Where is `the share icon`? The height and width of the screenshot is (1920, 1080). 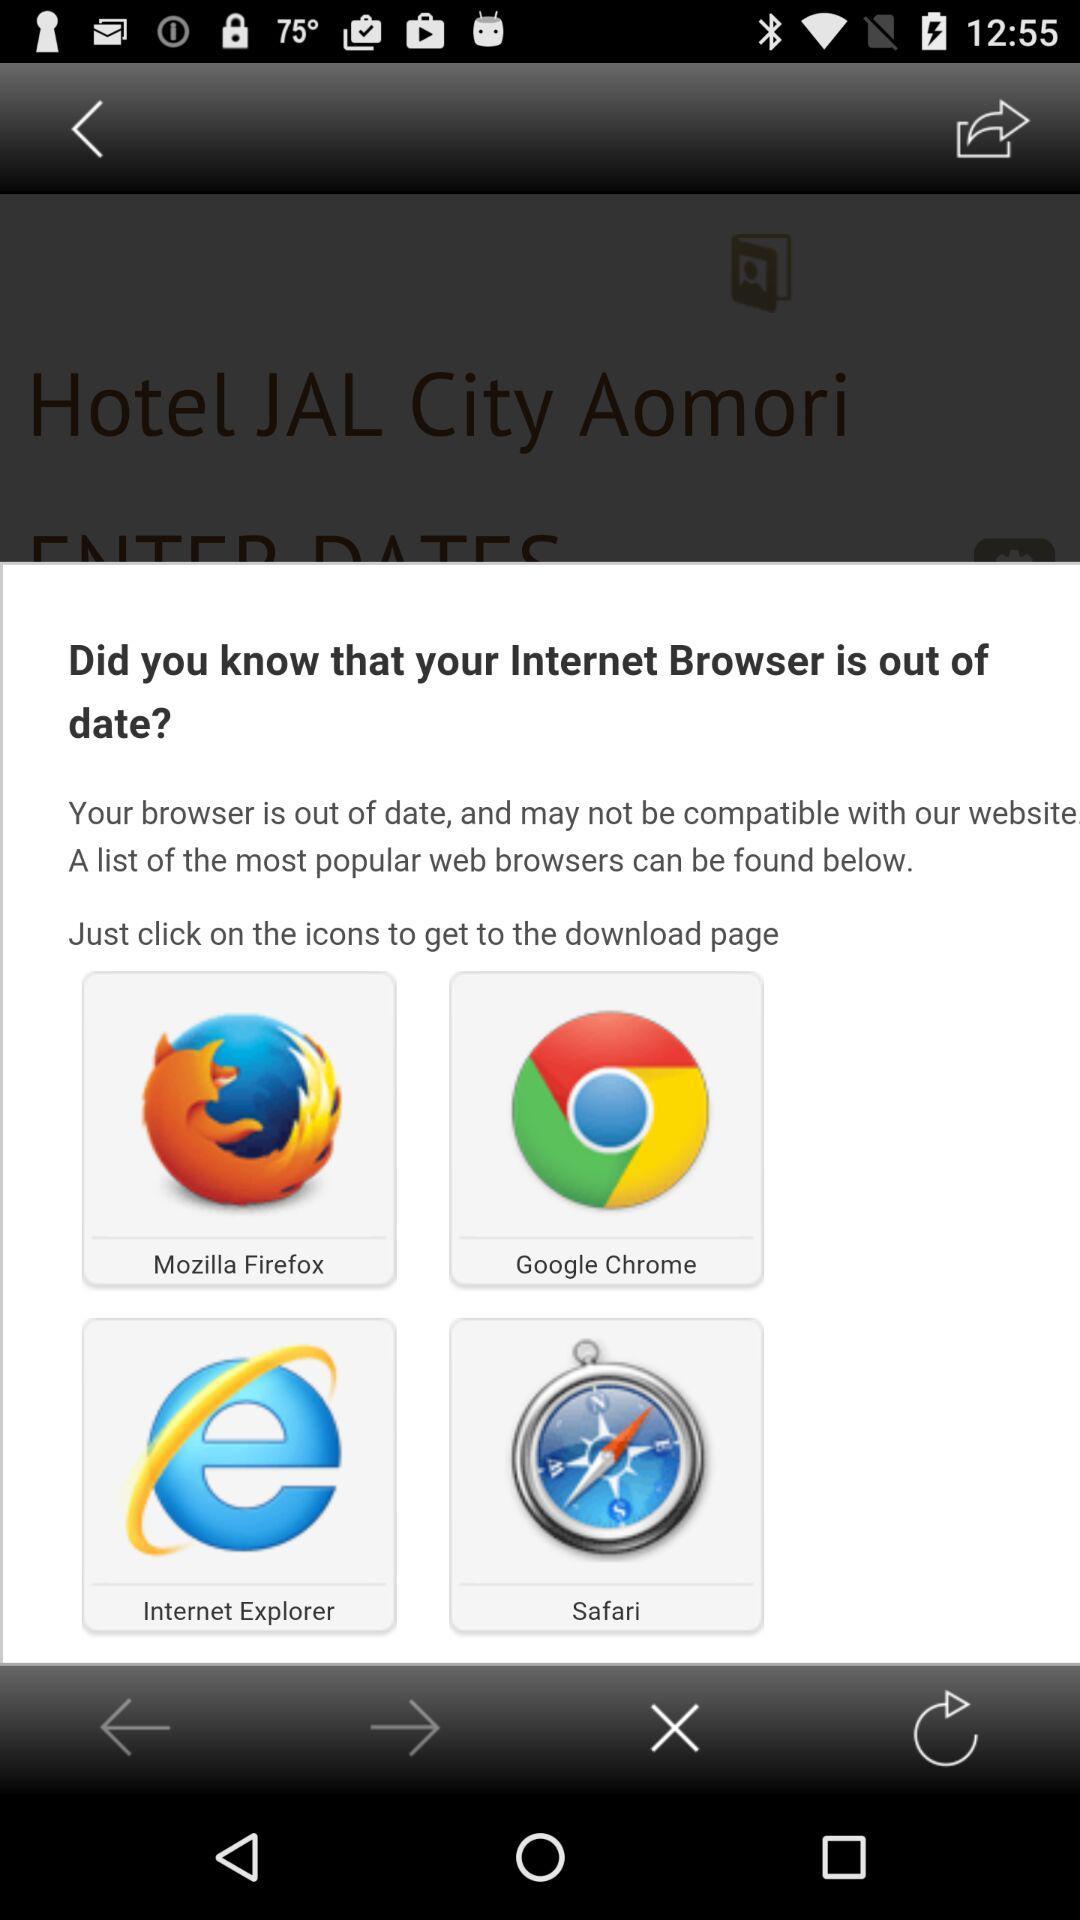
the share icon is located at coordinates (992, 136).